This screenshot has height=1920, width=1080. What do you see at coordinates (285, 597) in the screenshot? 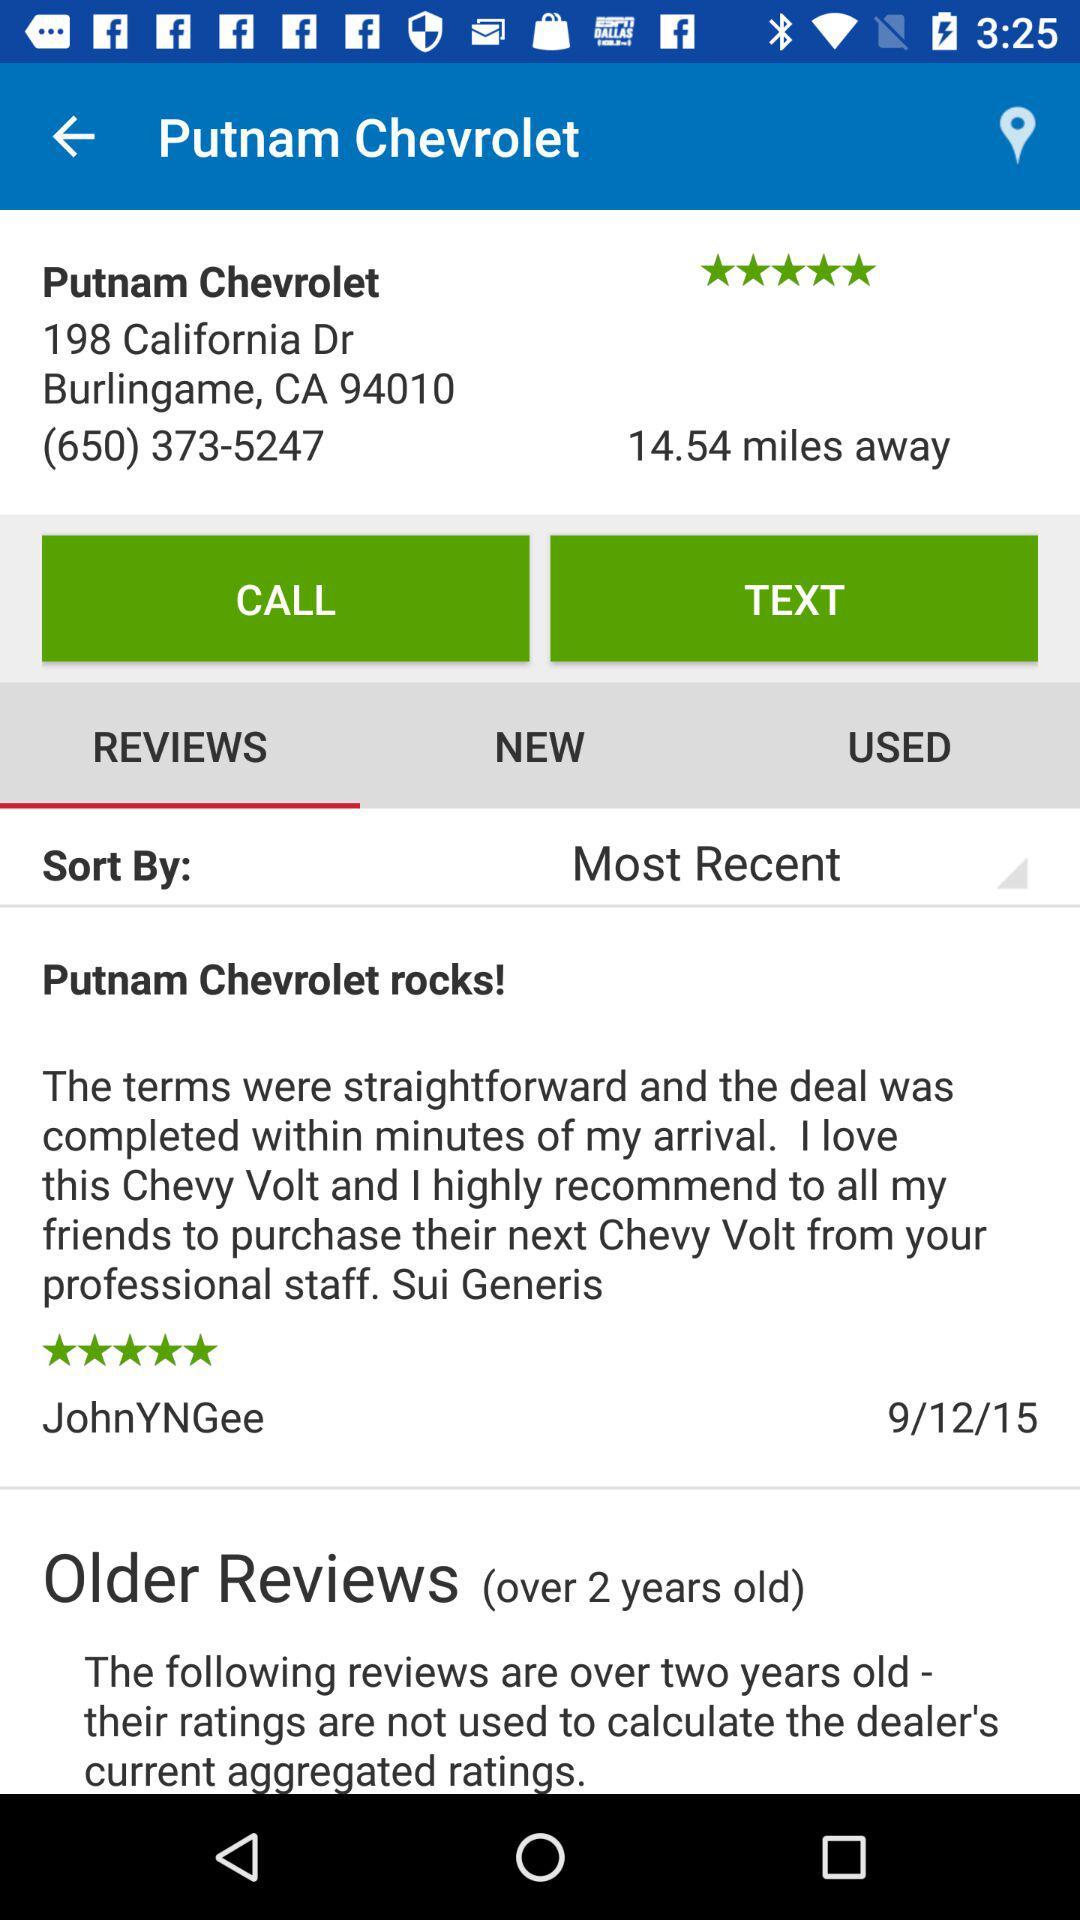
I see `the item next to text` at bounding box center [285, 597].